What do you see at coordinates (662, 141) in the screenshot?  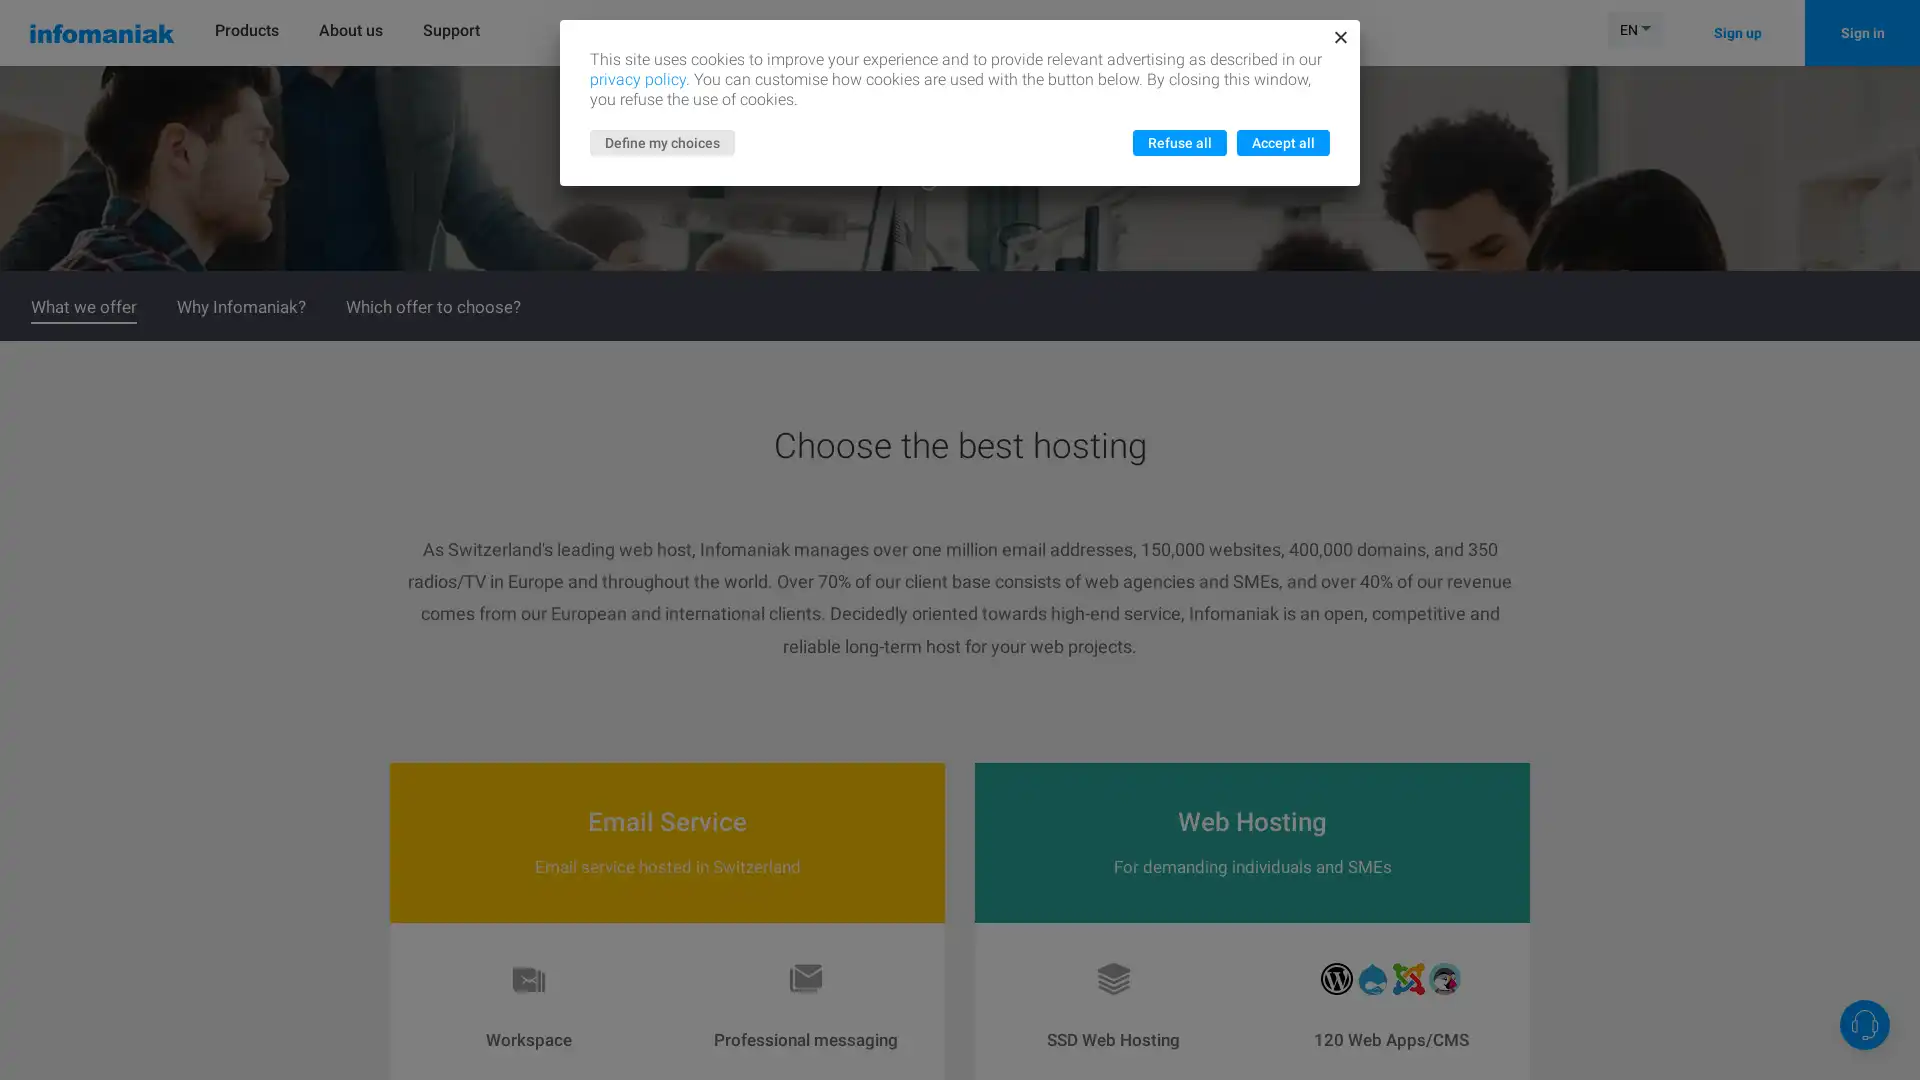 I see `Define my choices` at bounding box center [662, 141].